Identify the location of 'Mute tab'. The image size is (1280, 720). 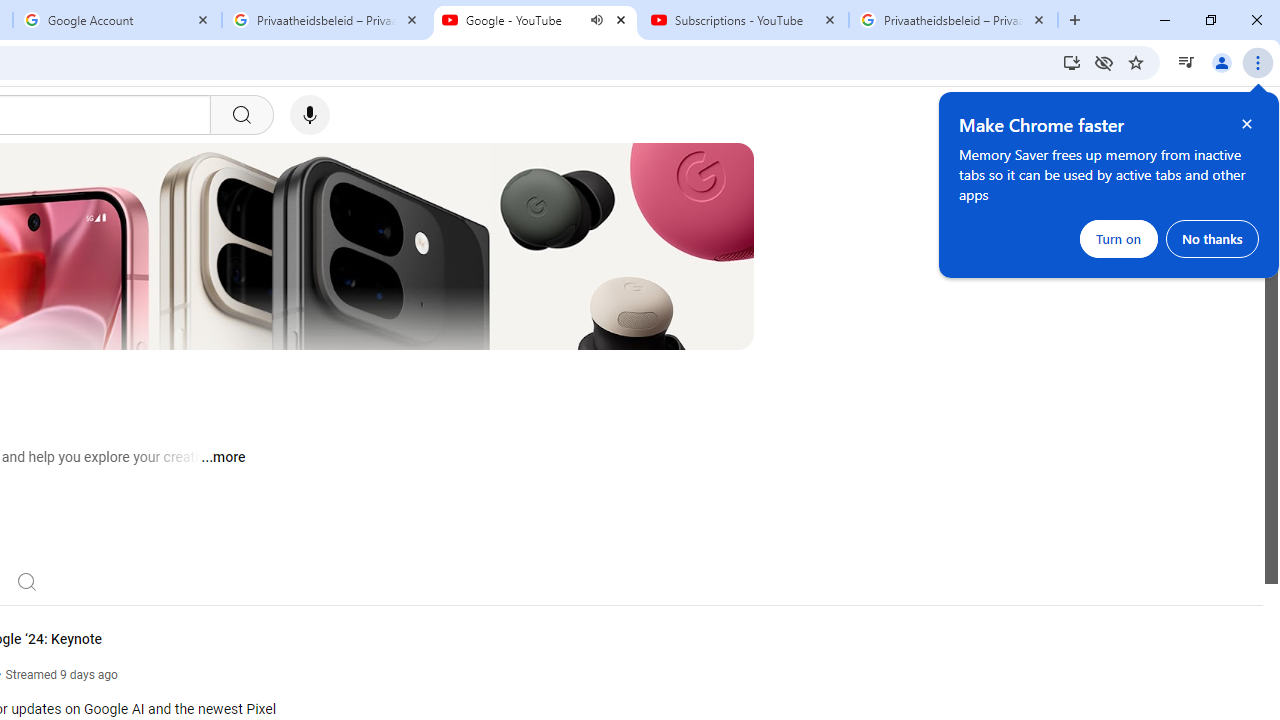
(596, 20).